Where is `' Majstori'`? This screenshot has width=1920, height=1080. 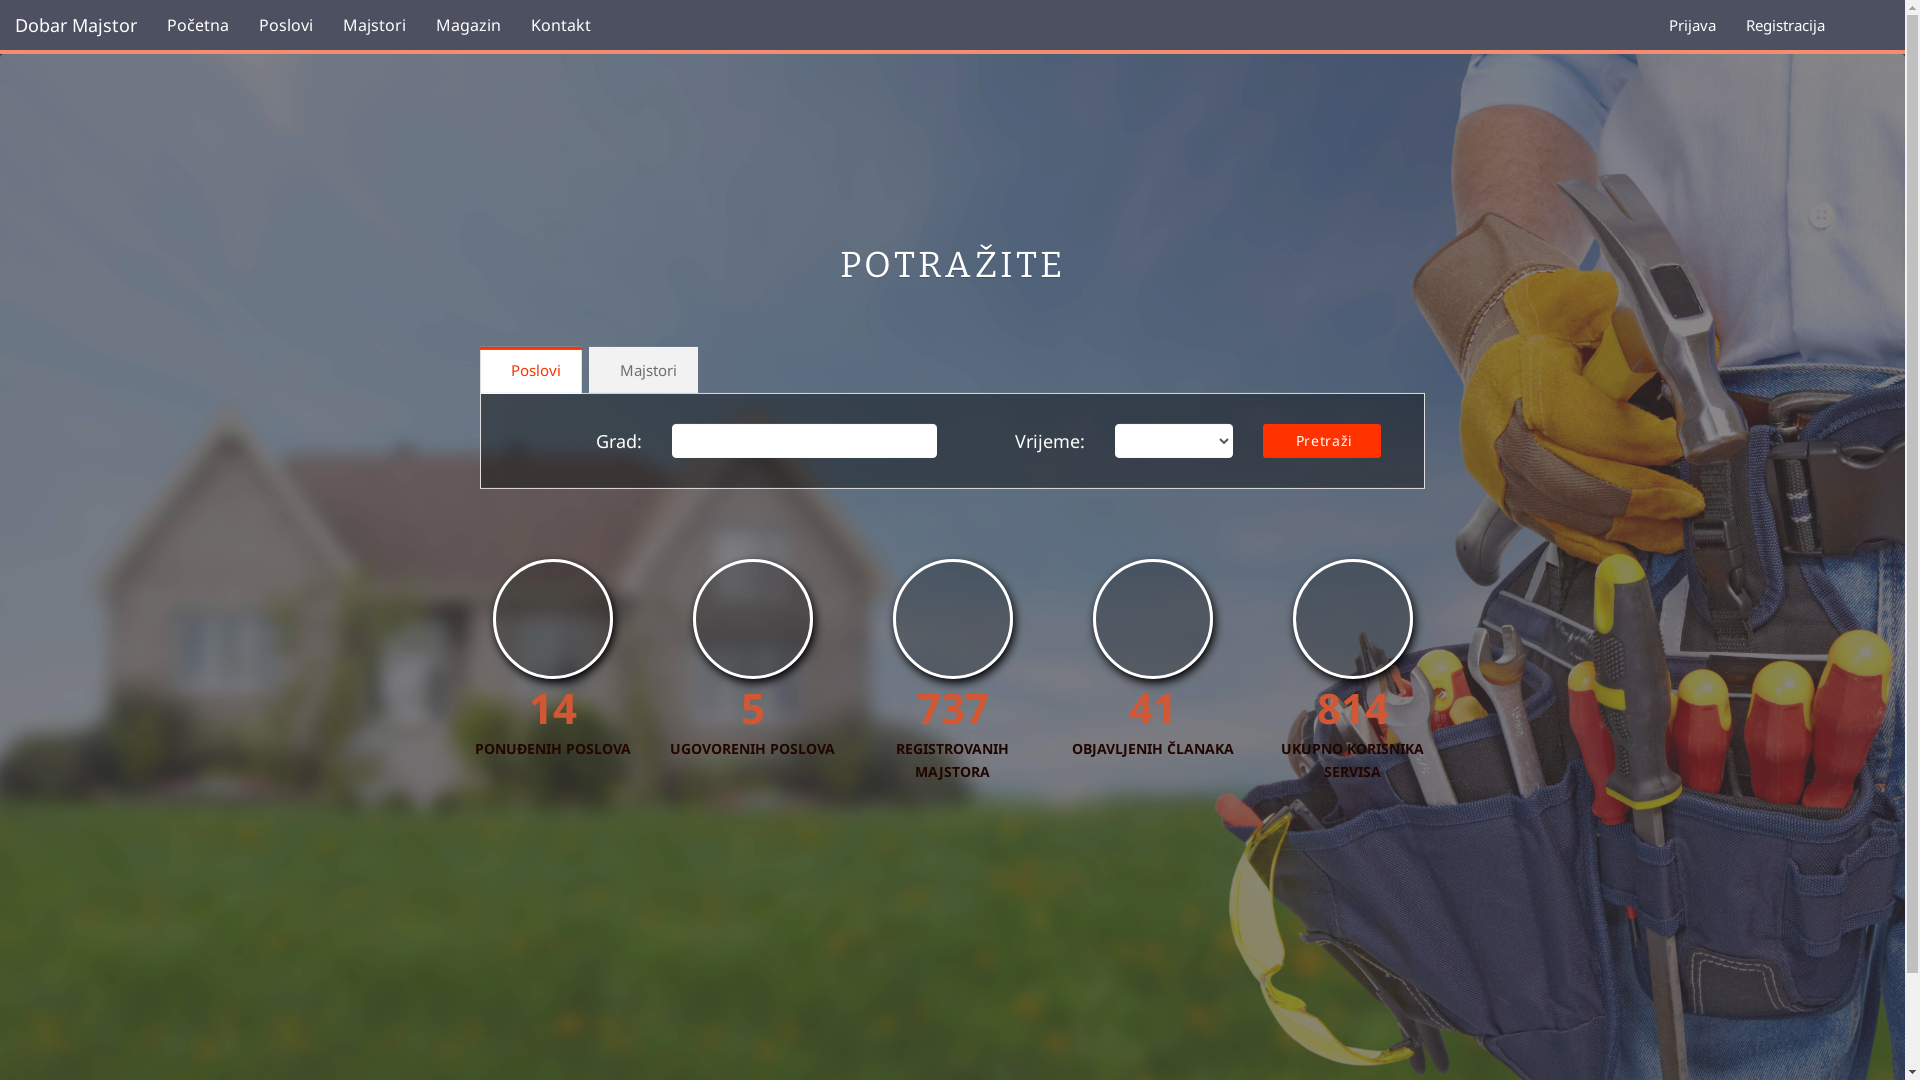
' Majstori' is located at coordinates (643, 370).